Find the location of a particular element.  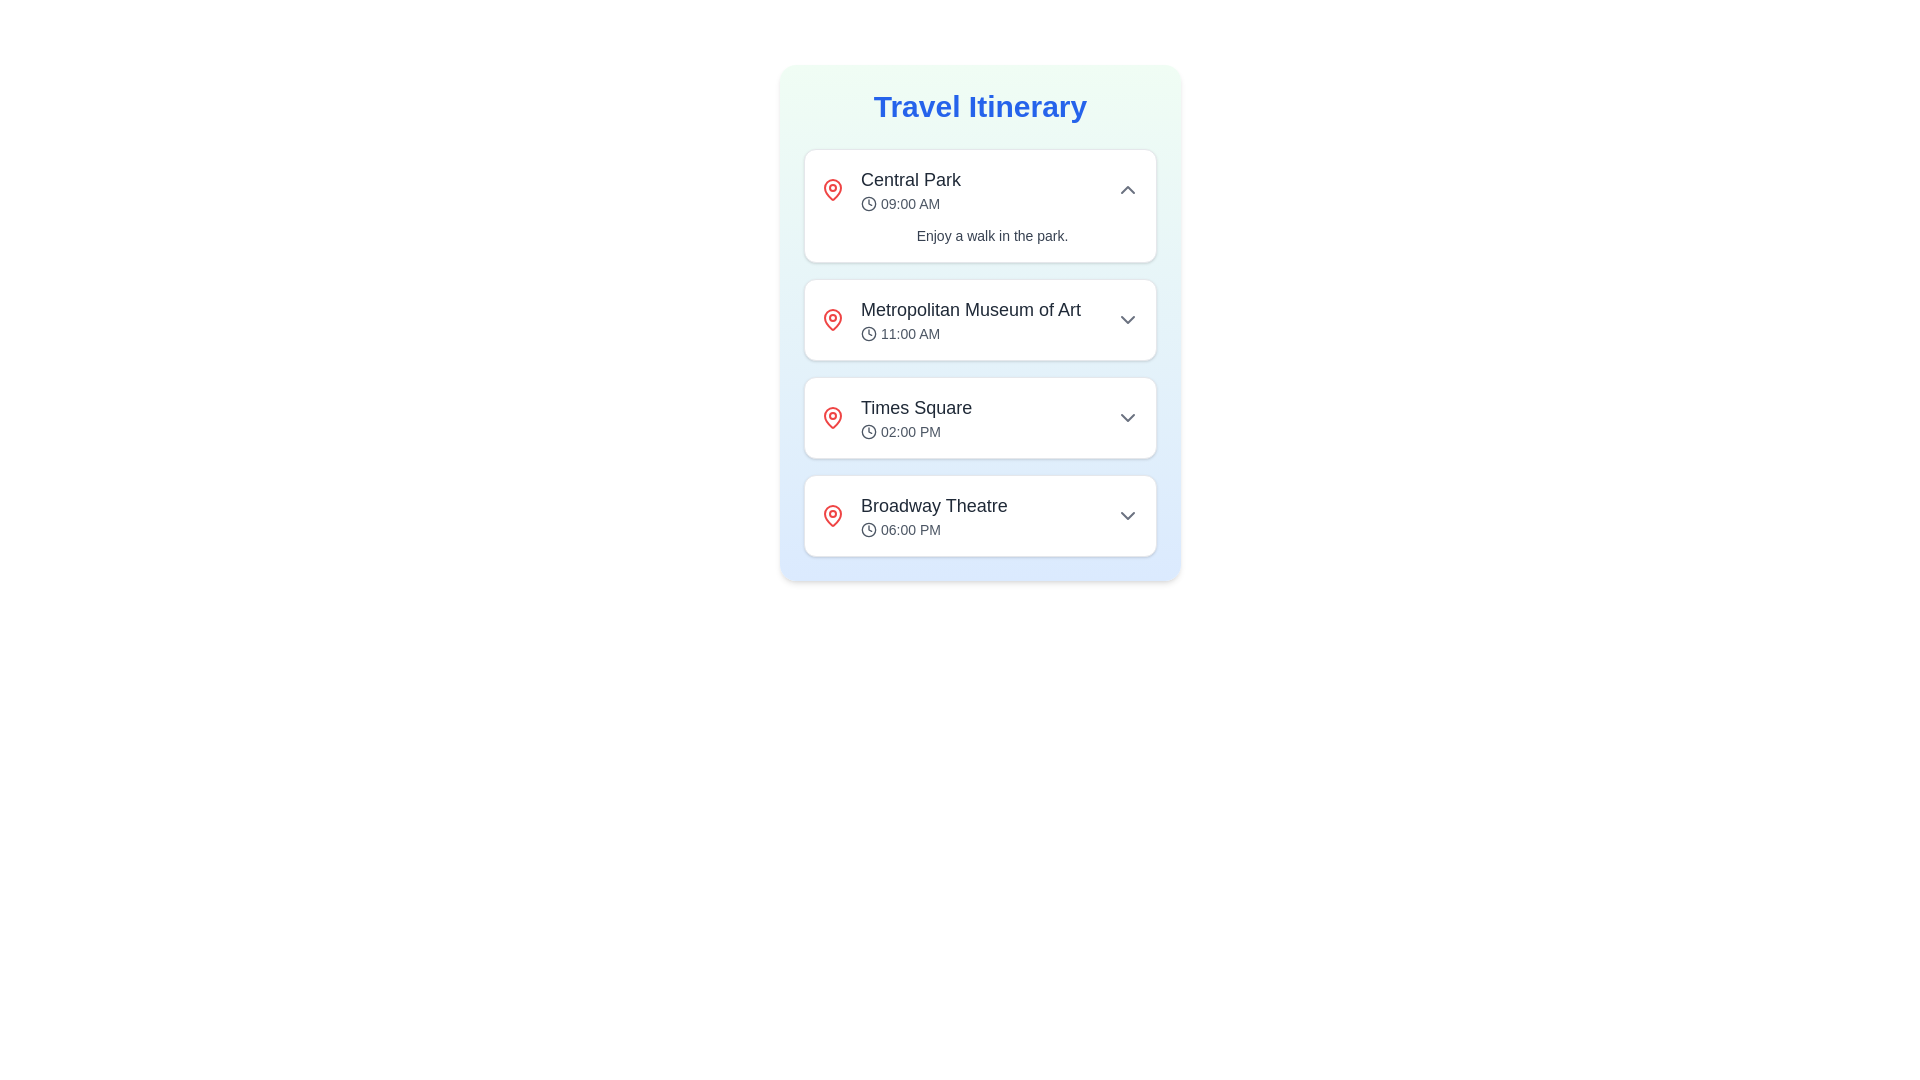

the first card titled 'Central Park' within the 'Travel Itinerary' section is located at coordinates (980, 205).